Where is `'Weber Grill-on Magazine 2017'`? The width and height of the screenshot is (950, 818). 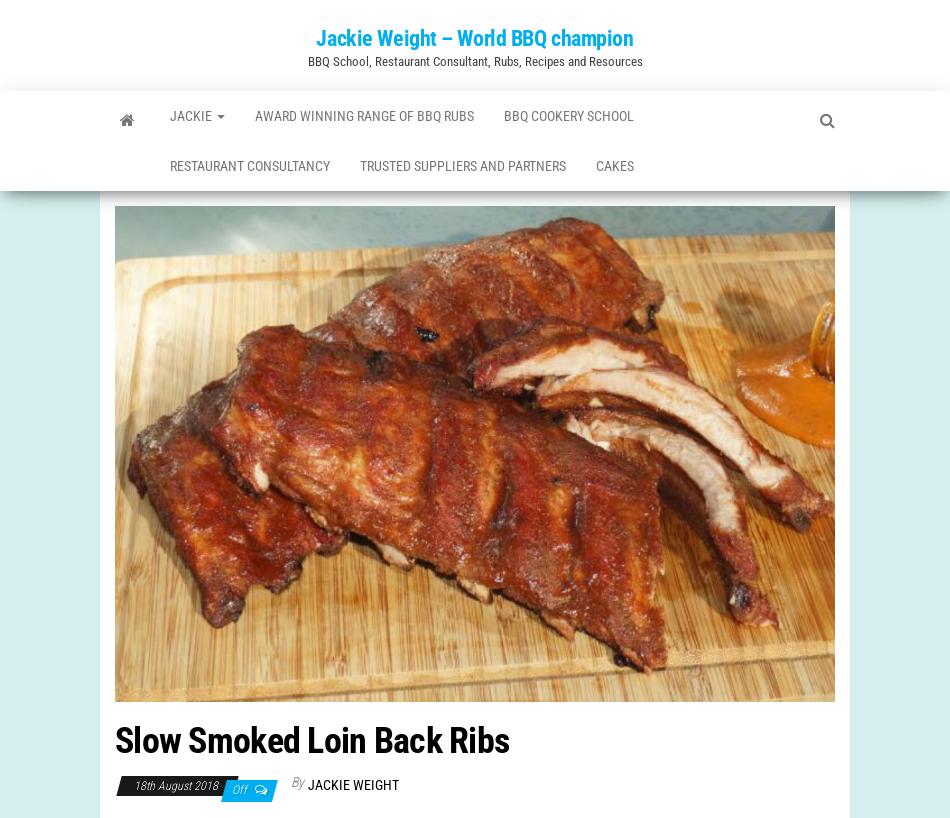 'Weber Grill-on Magazine 2017' is located at coordinates (176, 194).